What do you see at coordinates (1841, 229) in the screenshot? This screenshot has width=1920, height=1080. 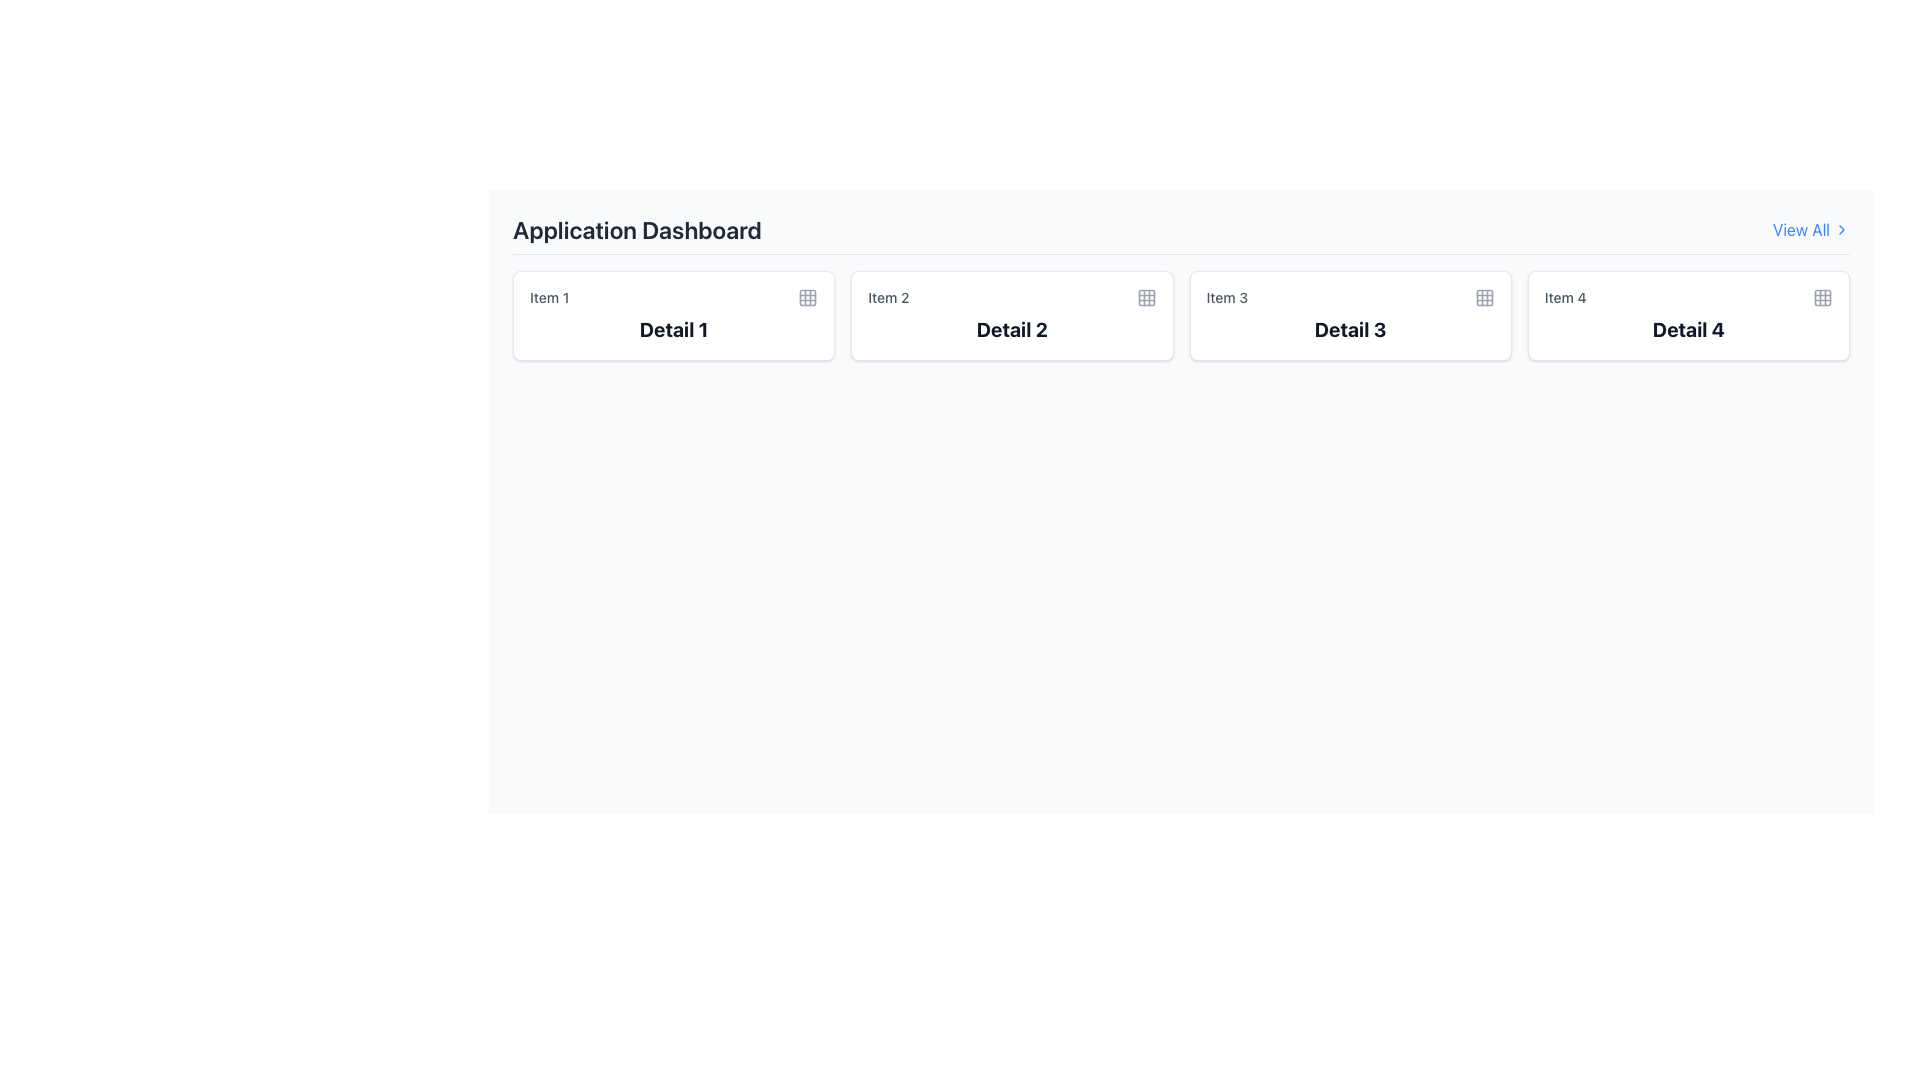 I see `the arrow icon located on the far-right side of the 'View All' link text` at bounding box center [1841, 229].